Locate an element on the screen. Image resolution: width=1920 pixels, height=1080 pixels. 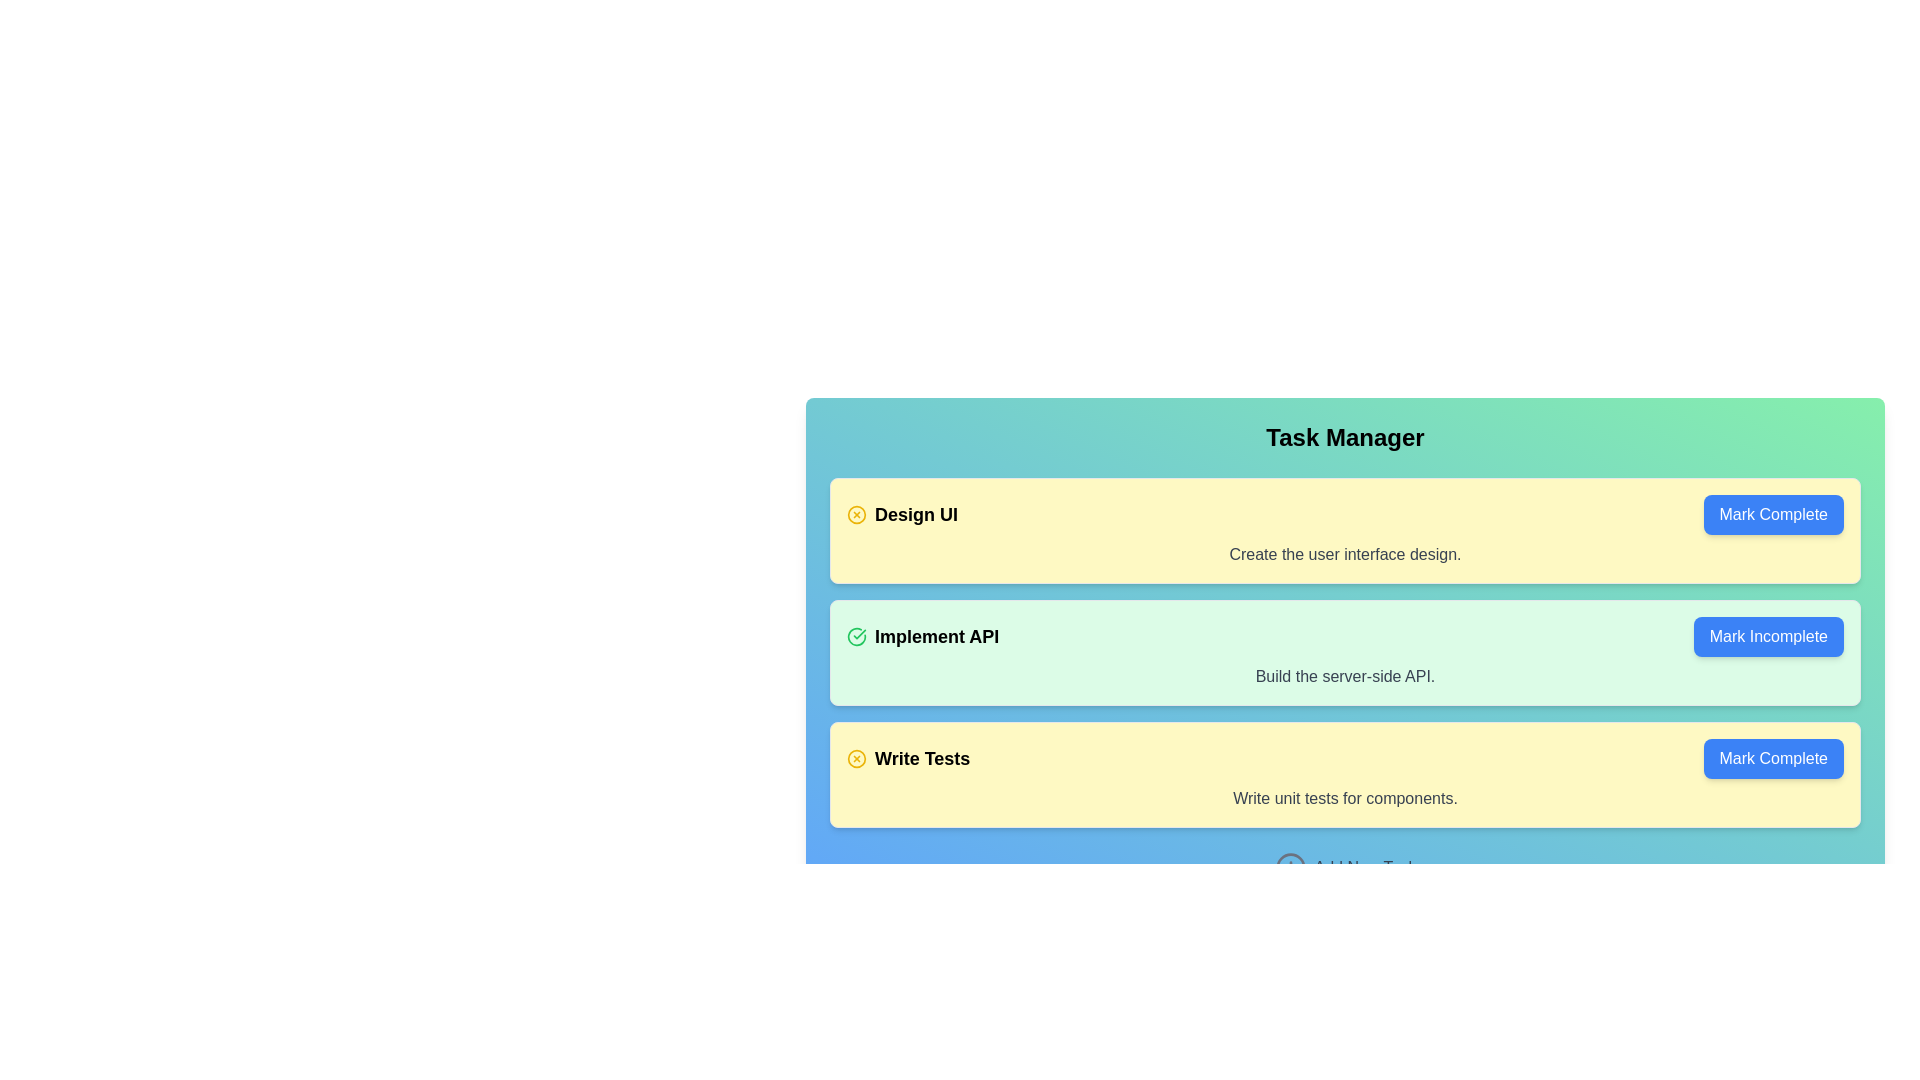
the SVG circle icon indicating the status of the task, which represents an incomplete or pending state, located to the left of the 'Design UI' task label in the topmost task card is located at coordinates (857, 512).